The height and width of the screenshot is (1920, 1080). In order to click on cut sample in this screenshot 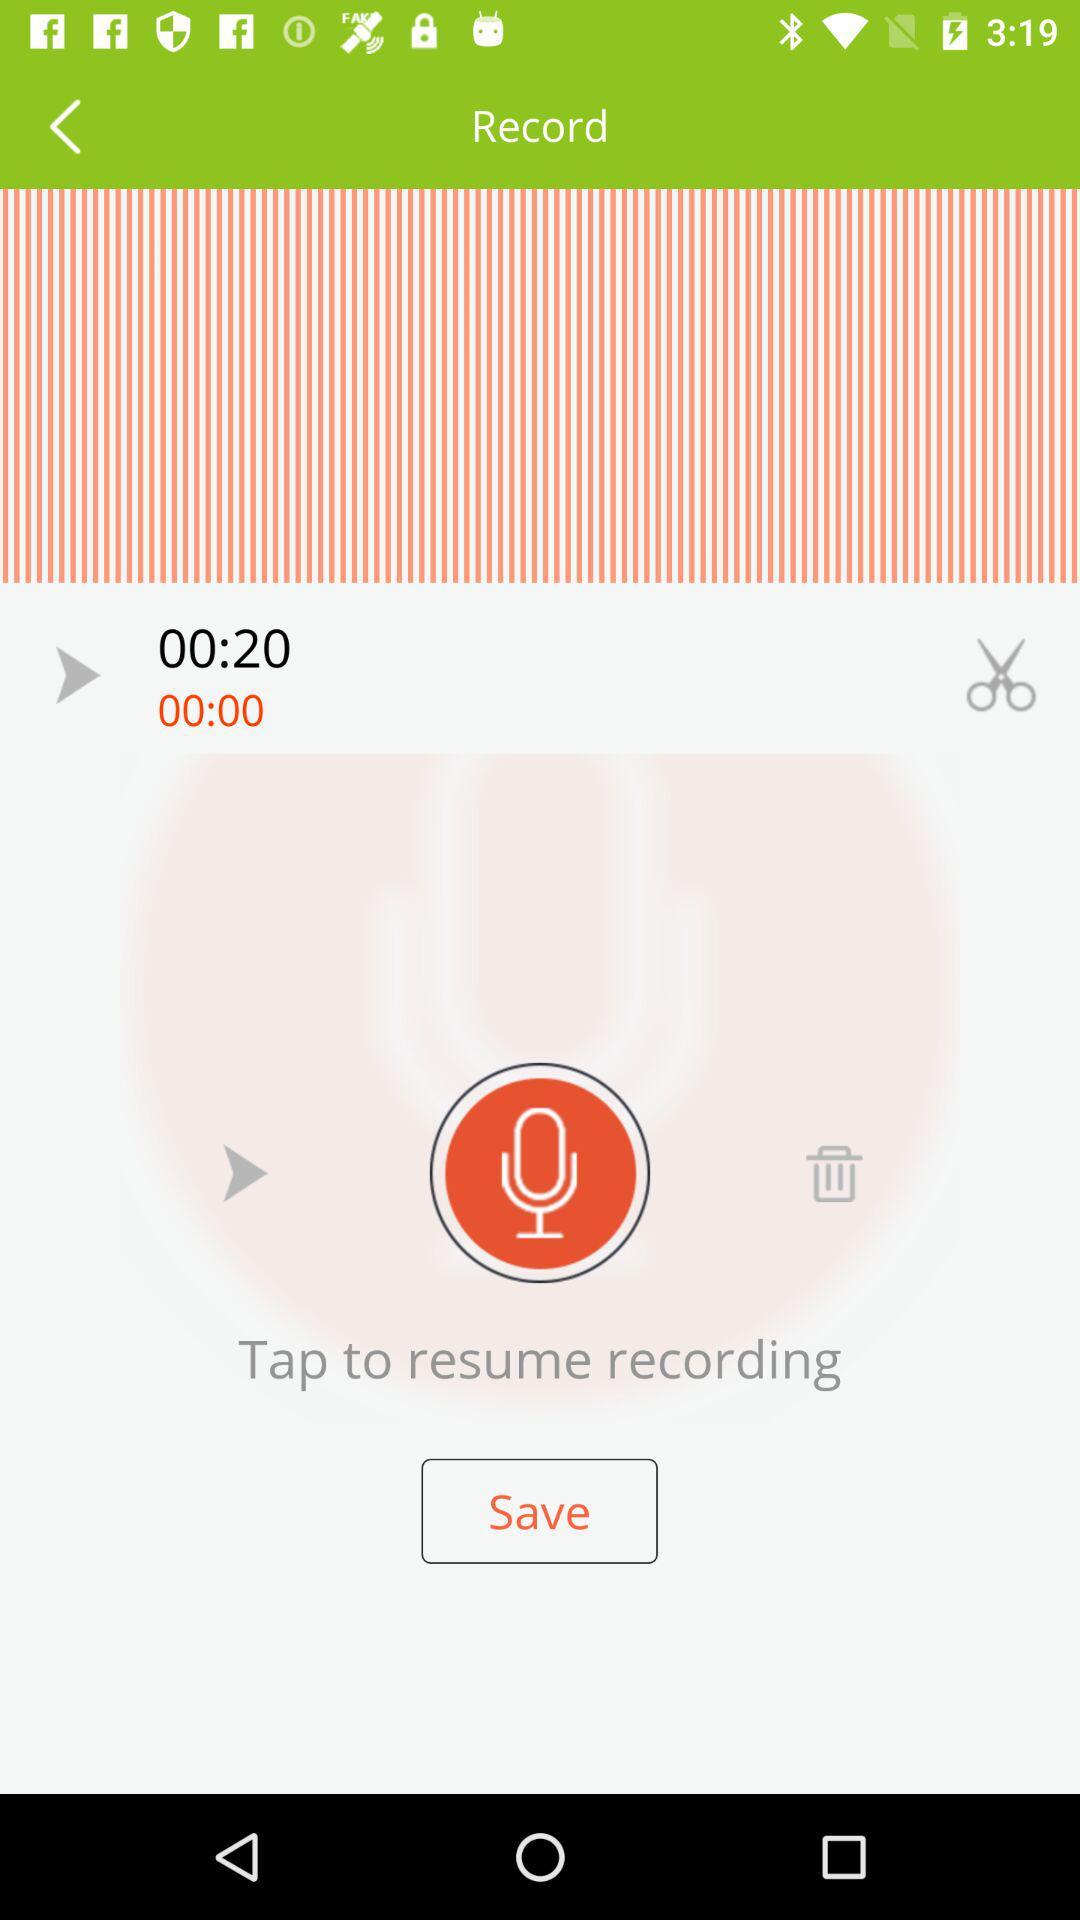, I will do `click(1001, 675)`.